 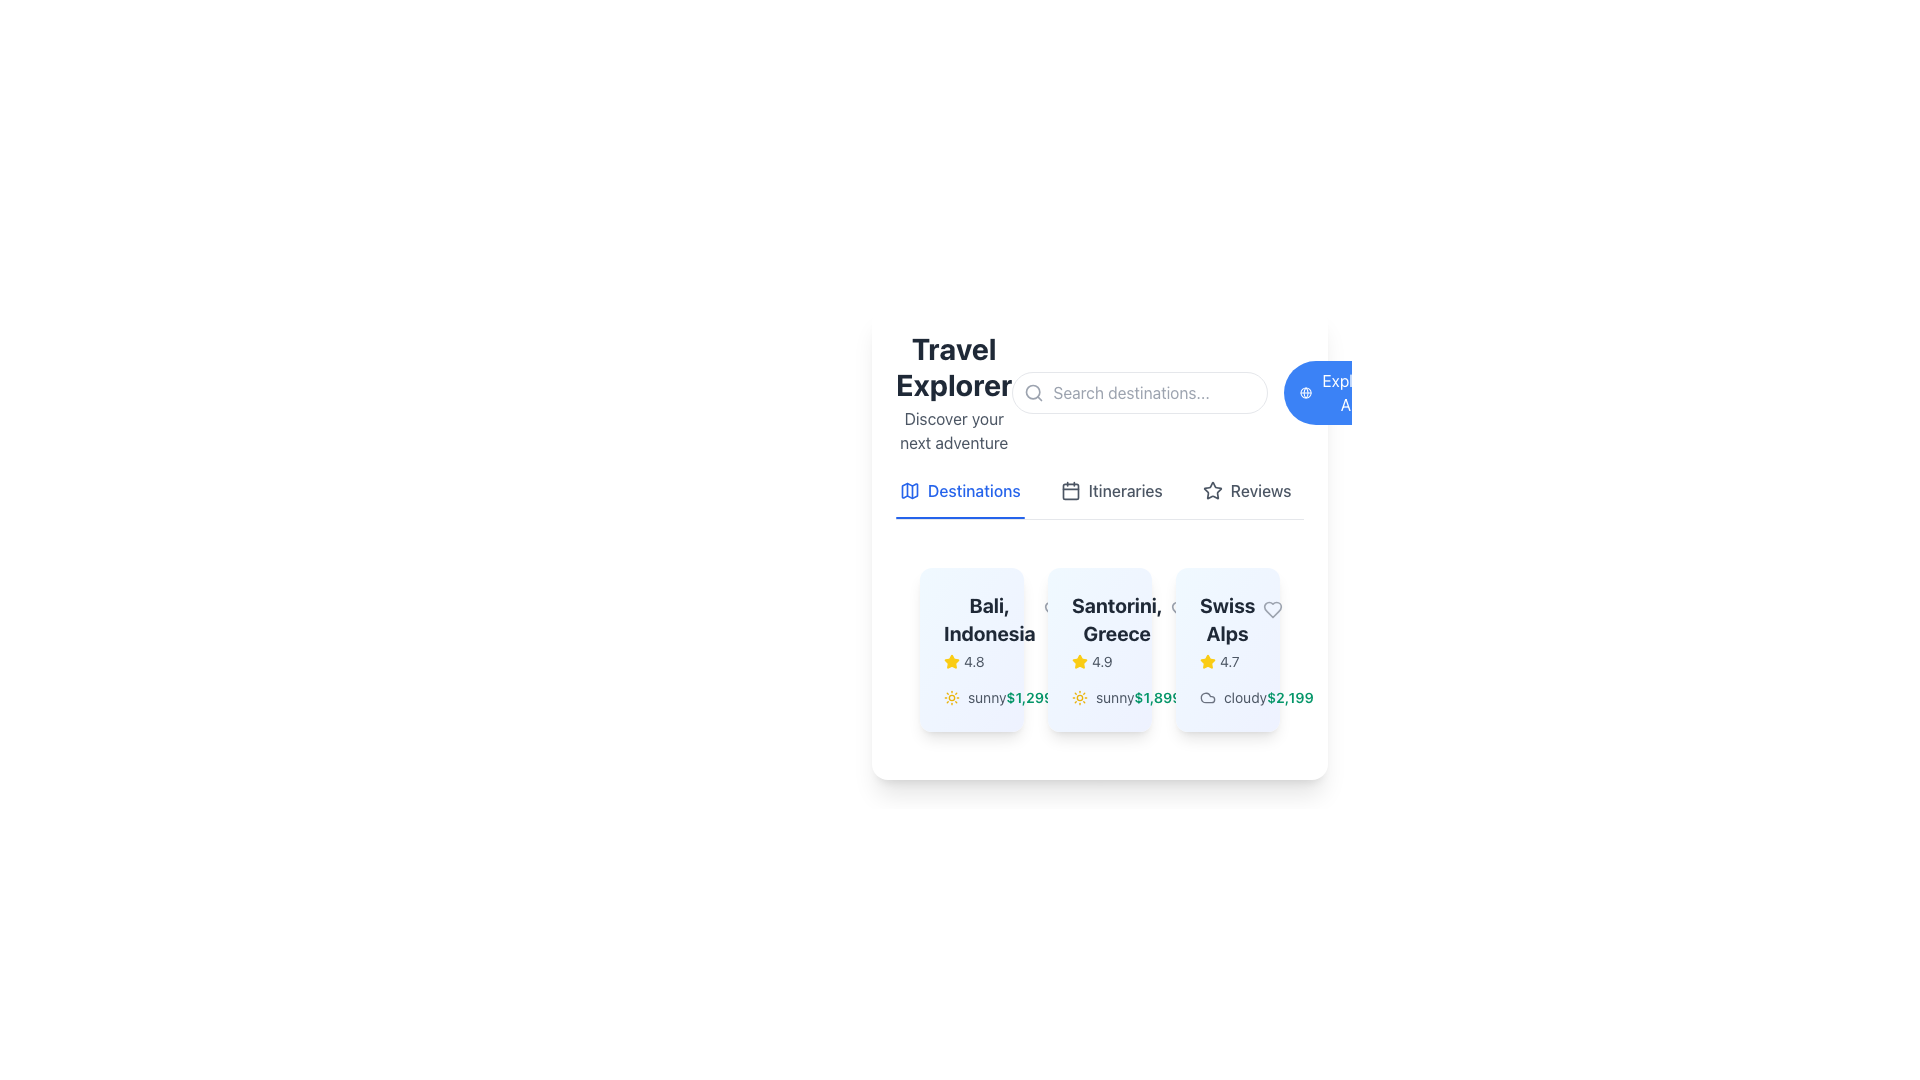 What do you see at coordinates (1069, 491) in the screenshot?
I see `the graphic element that represents the calendar icon, located in the center of the icon above the navigation bar` at bounding box center [1069, 491].